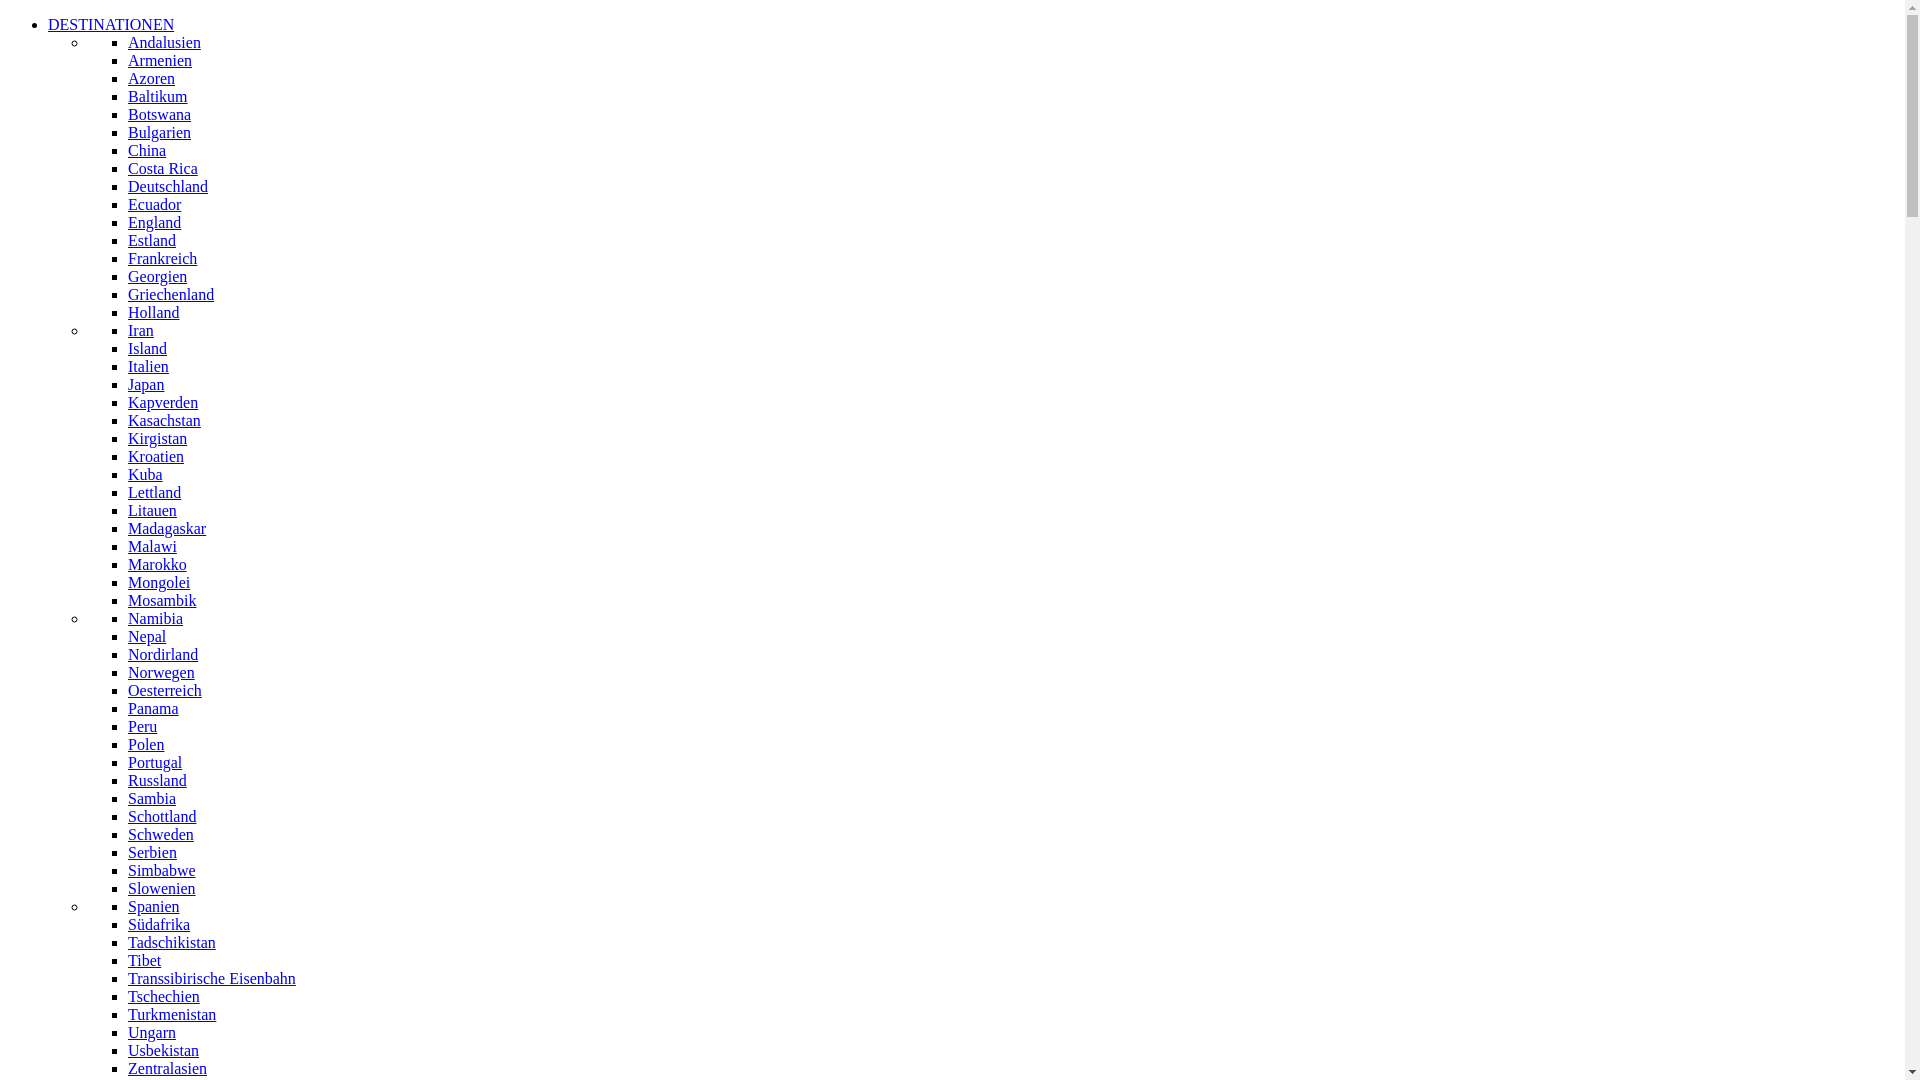 This screenshot has height=1080, width=1920. I want to click on 'Mosambik', so click(162, 599).